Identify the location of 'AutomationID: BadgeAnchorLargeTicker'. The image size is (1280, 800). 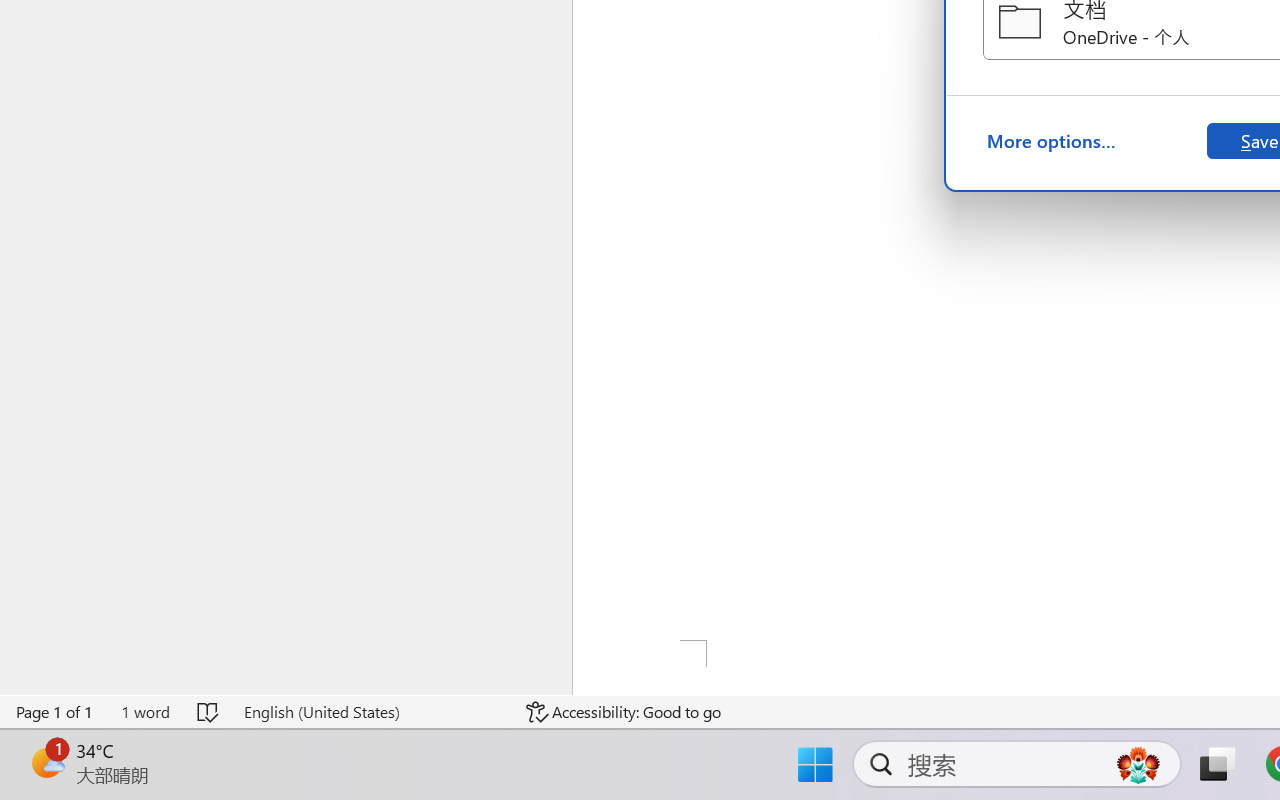
(46, 762).